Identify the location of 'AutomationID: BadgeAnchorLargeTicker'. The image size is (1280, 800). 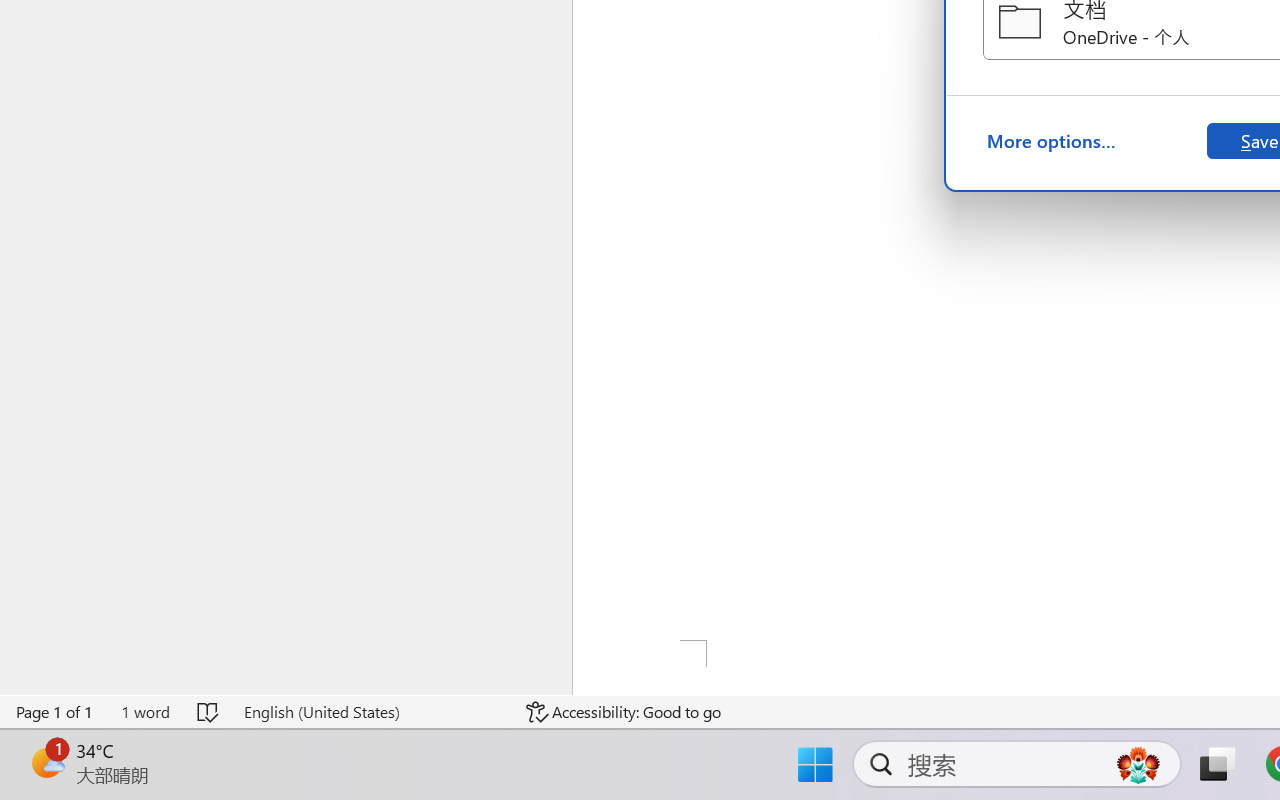
(46, 762).